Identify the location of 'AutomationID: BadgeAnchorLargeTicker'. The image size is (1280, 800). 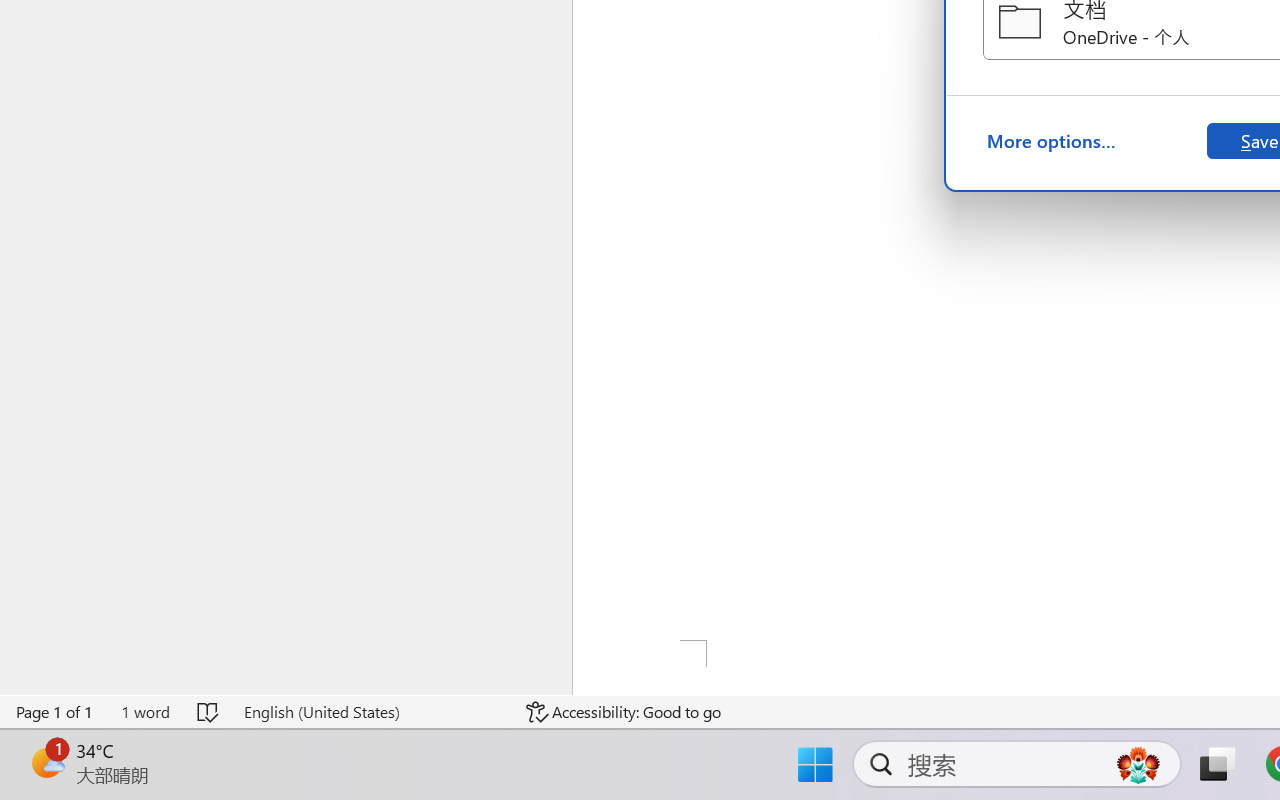
(46, 762).